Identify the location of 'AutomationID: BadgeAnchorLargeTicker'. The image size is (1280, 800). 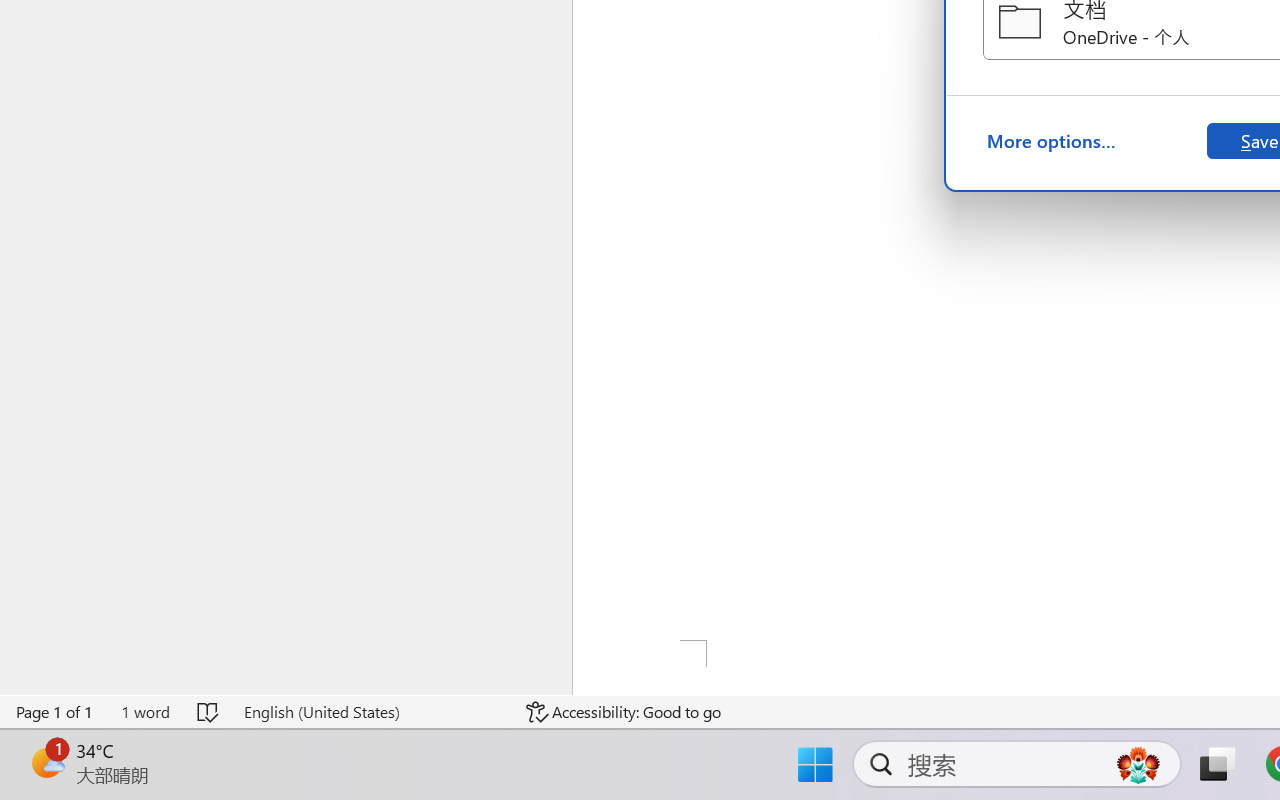
(46, 762).